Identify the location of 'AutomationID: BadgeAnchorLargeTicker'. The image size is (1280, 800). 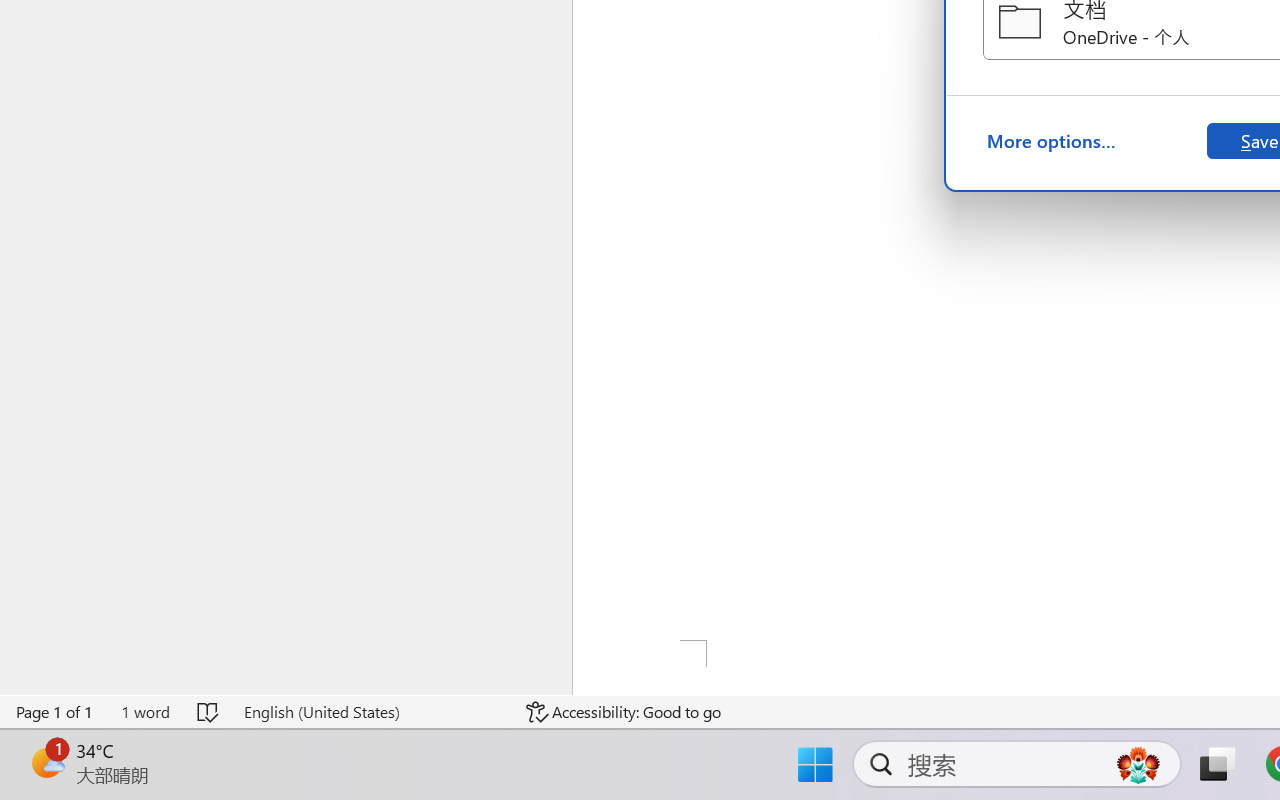
(46, 762).